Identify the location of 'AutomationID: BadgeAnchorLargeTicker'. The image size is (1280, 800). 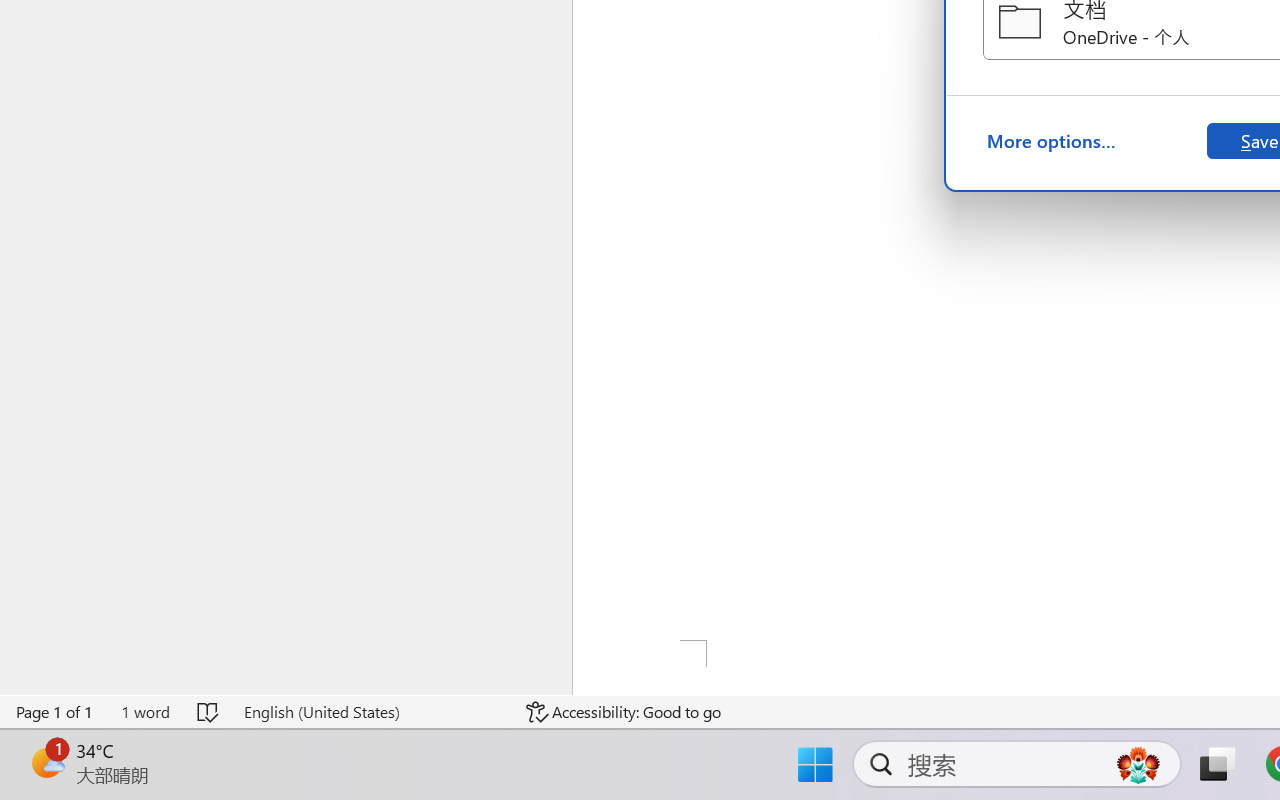
(46, 762).